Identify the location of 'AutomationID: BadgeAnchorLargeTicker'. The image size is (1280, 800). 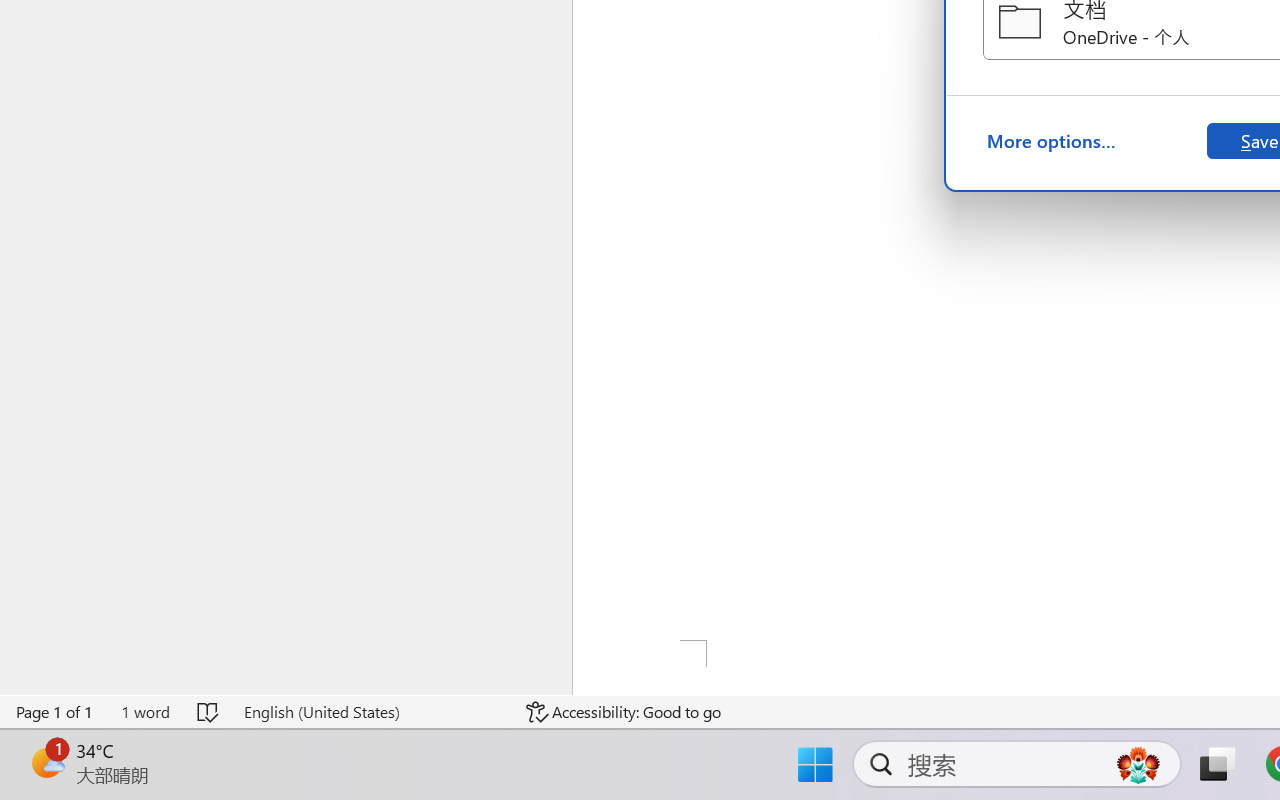
(46, 762).